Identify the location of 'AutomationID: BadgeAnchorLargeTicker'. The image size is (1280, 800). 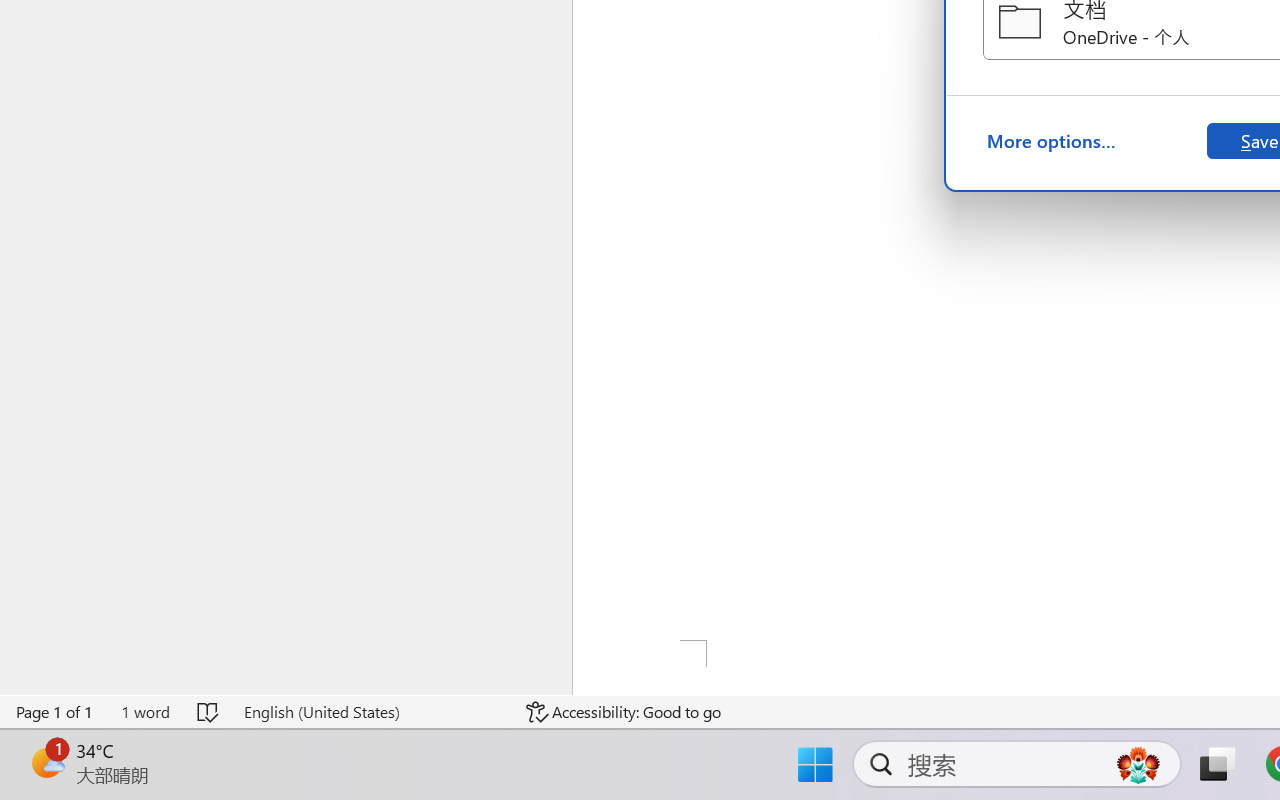
(46, 762).